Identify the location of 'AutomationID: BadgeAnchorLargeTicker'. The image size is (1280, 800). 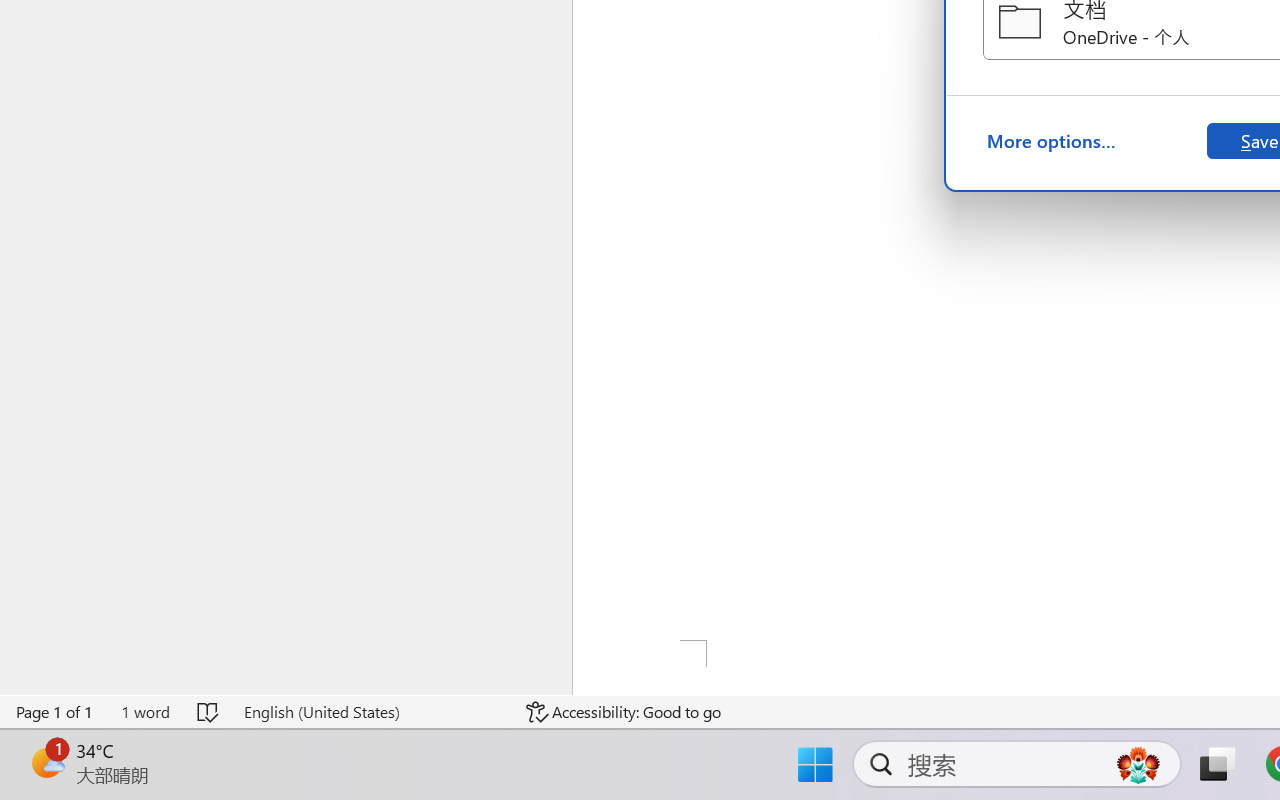
(46, 762).